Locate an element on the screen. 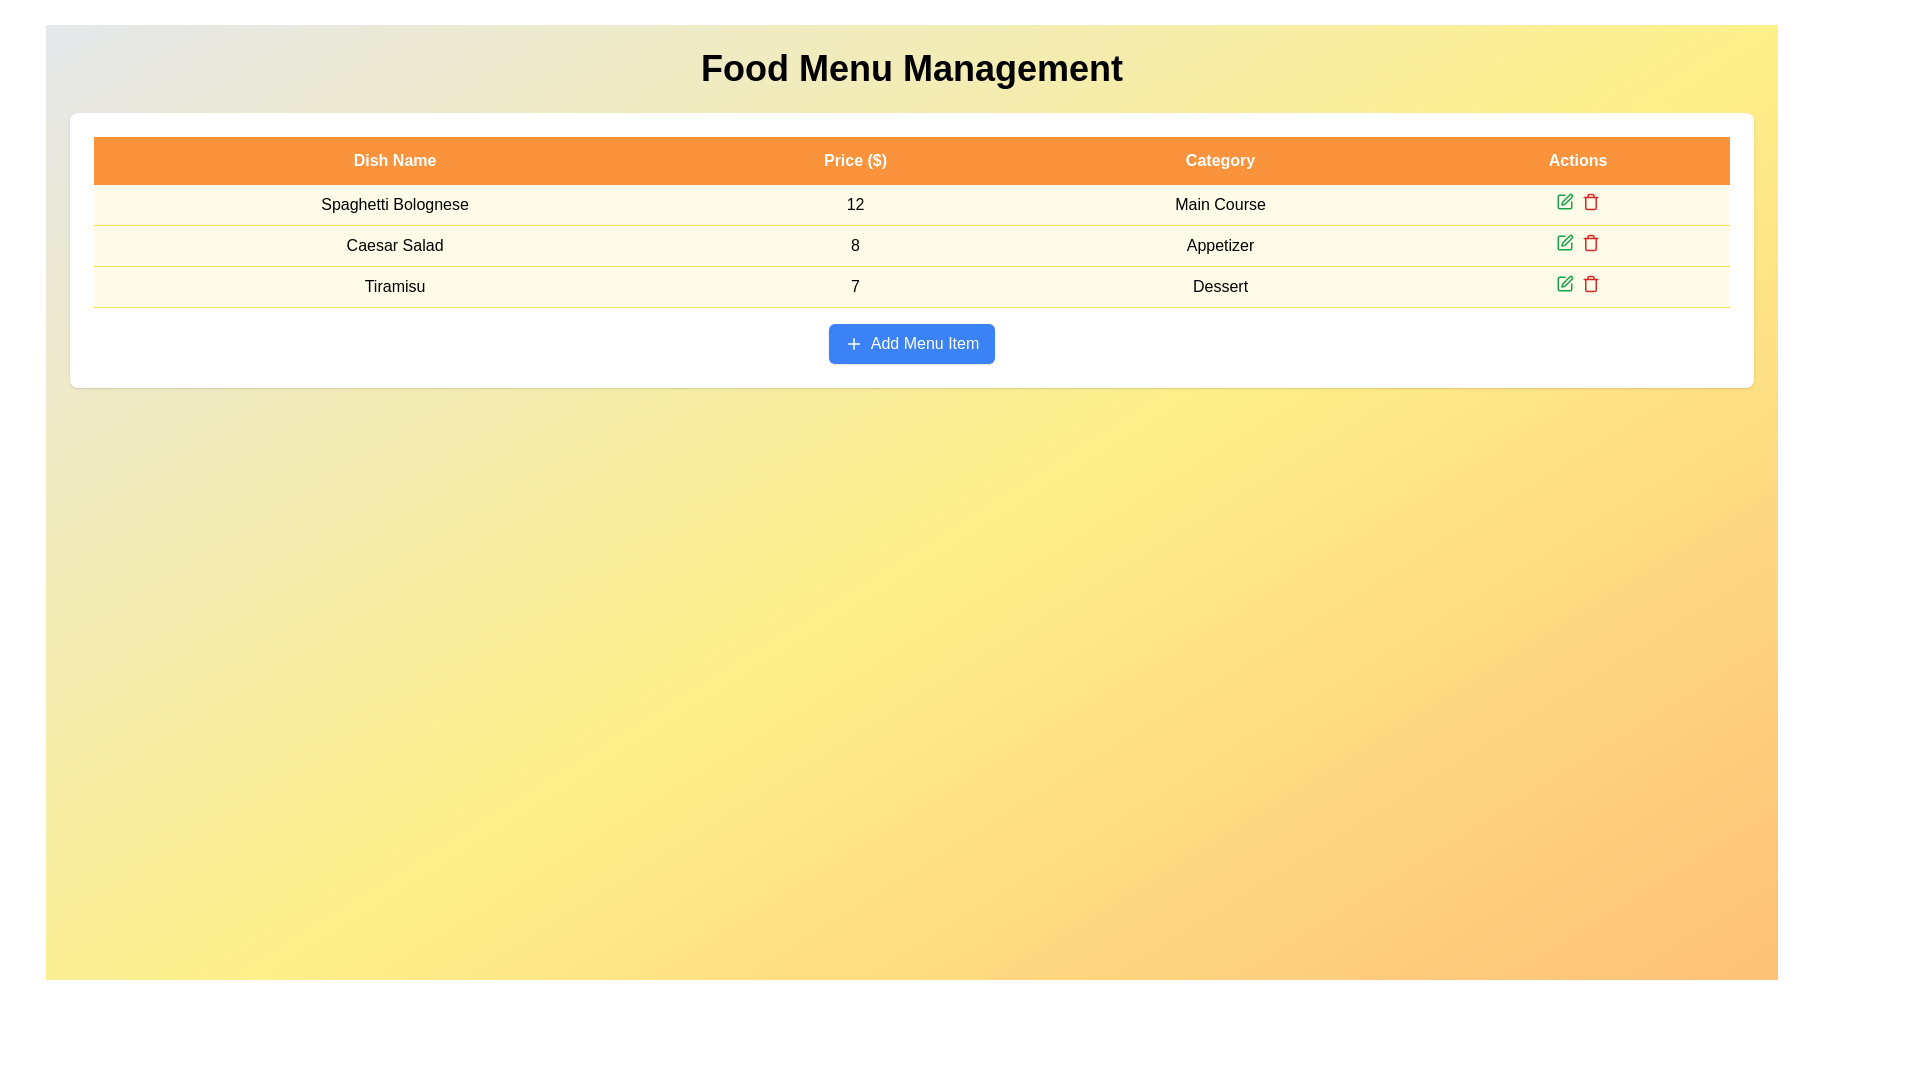  the text label displaying the digit '7' in the second column of the 'Tiramisu' row within the 'Food Menu Management' table, which is identified by its light yellow cell and right alignment to the 'Dish Name' cell is located at coordinates (855, 286).